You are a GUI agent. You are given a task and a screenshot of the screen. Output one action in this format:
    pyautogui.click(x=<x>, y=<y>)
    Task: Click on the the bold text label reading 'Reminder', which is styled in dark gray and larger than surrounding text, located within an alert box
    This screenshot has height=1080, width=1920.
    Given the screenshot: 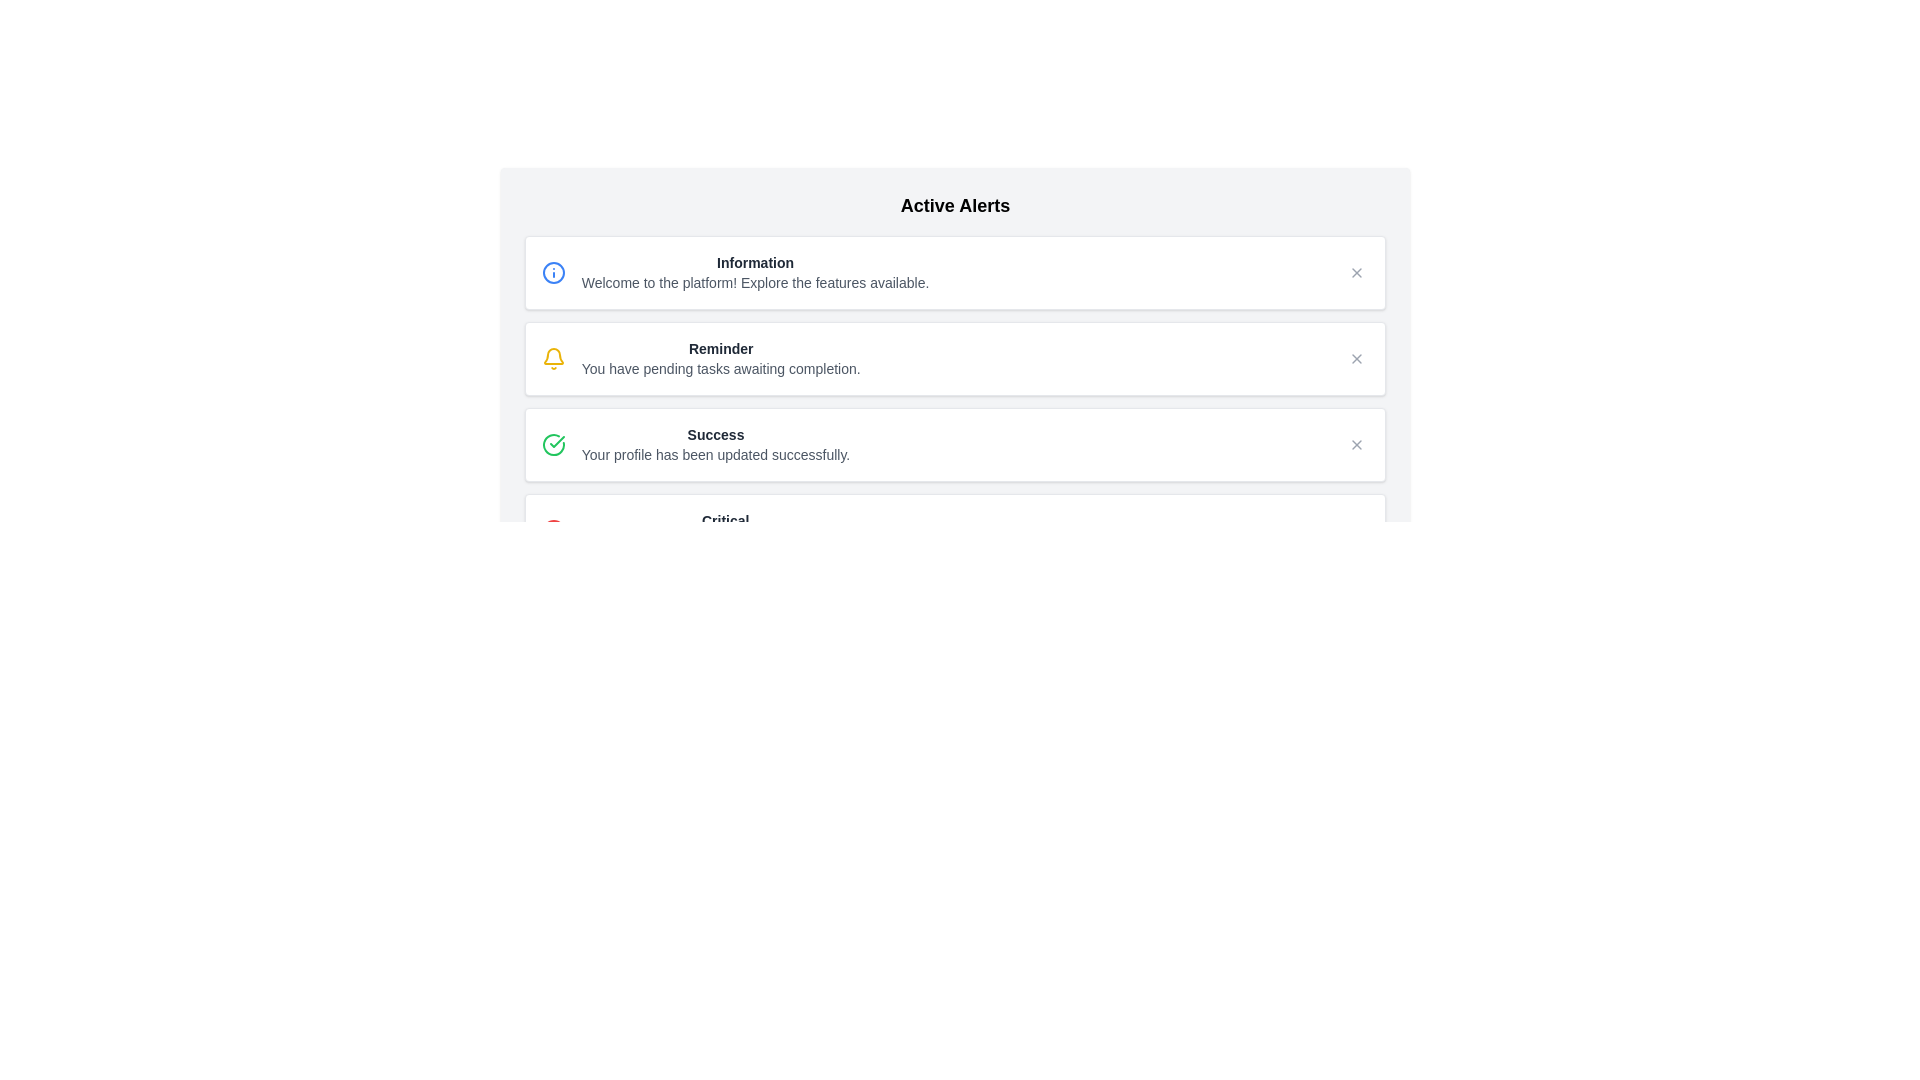 What is the action you would take?
    pyautogui.click(x=720, y=347)
    